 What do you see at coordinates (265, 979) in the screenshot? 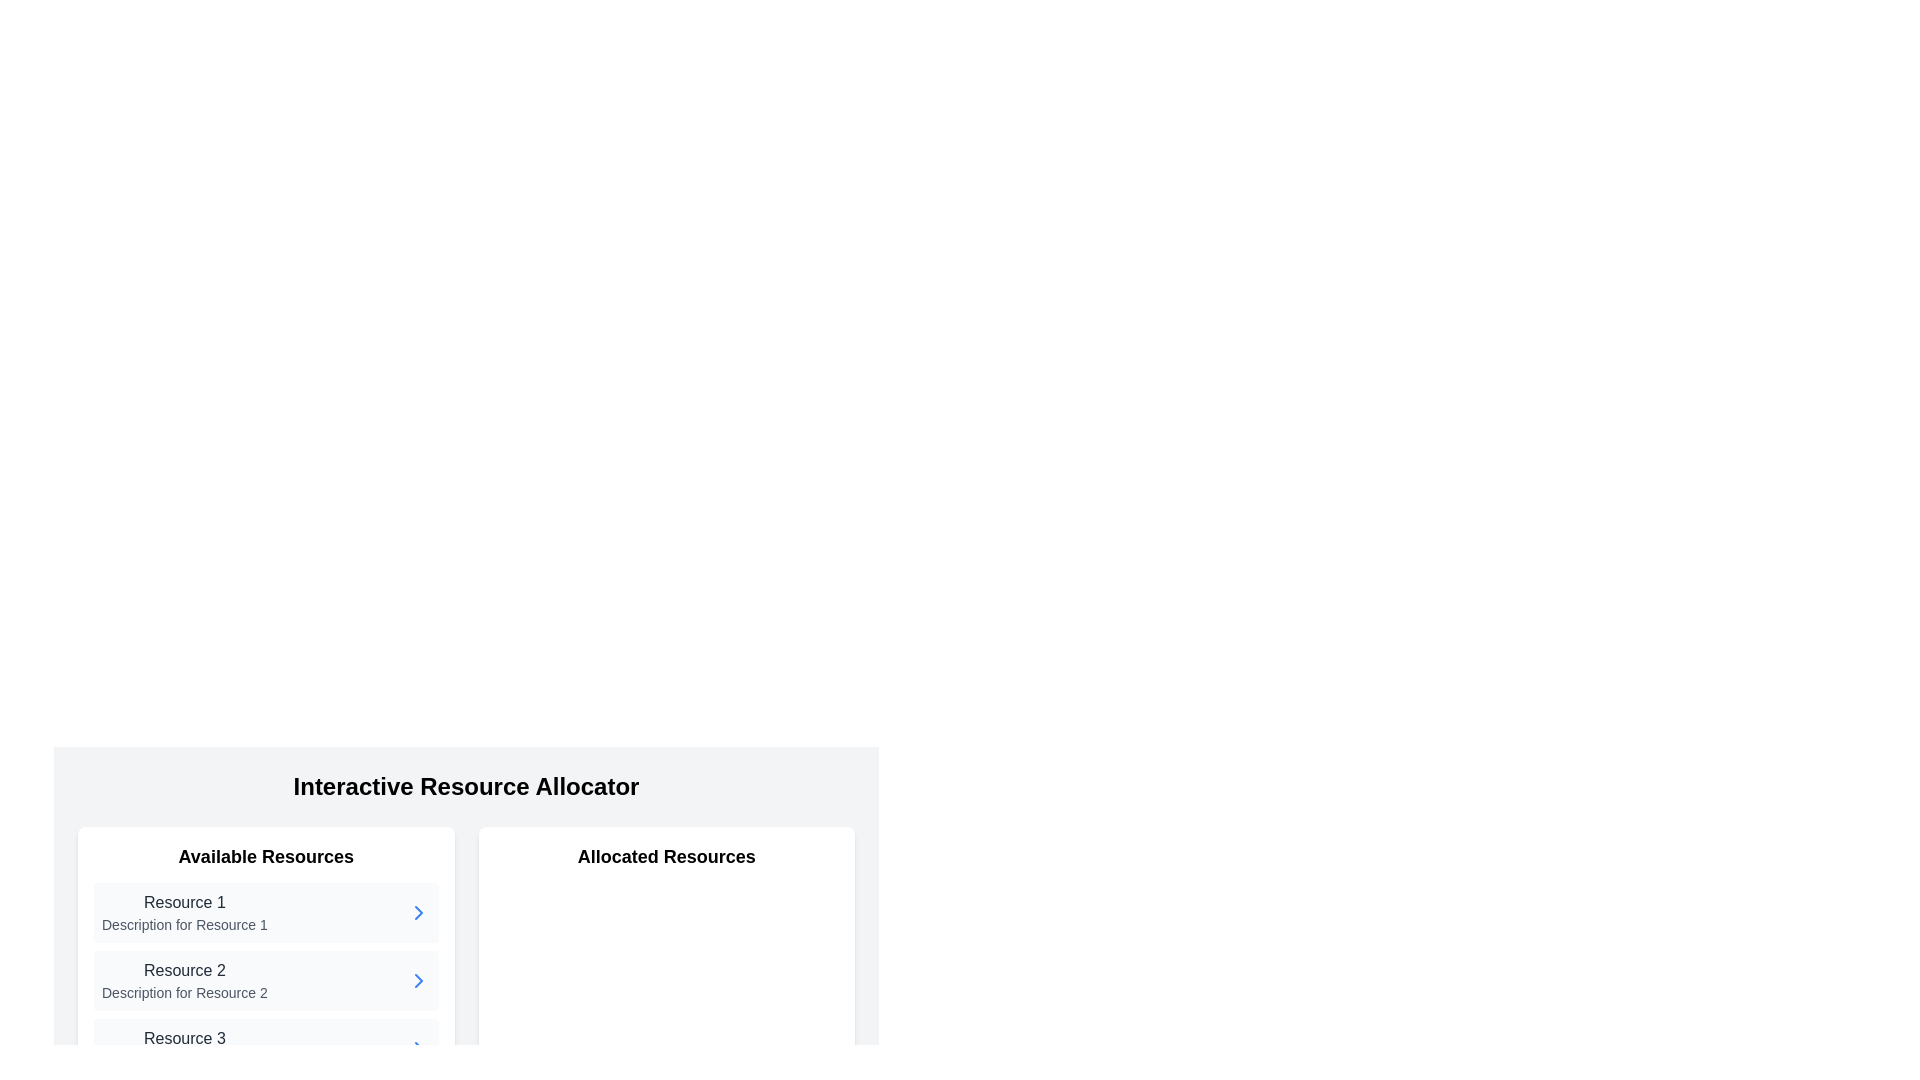
I see `the interactive list item entry for 'Resource 2'` at bounding box center [265, 979].